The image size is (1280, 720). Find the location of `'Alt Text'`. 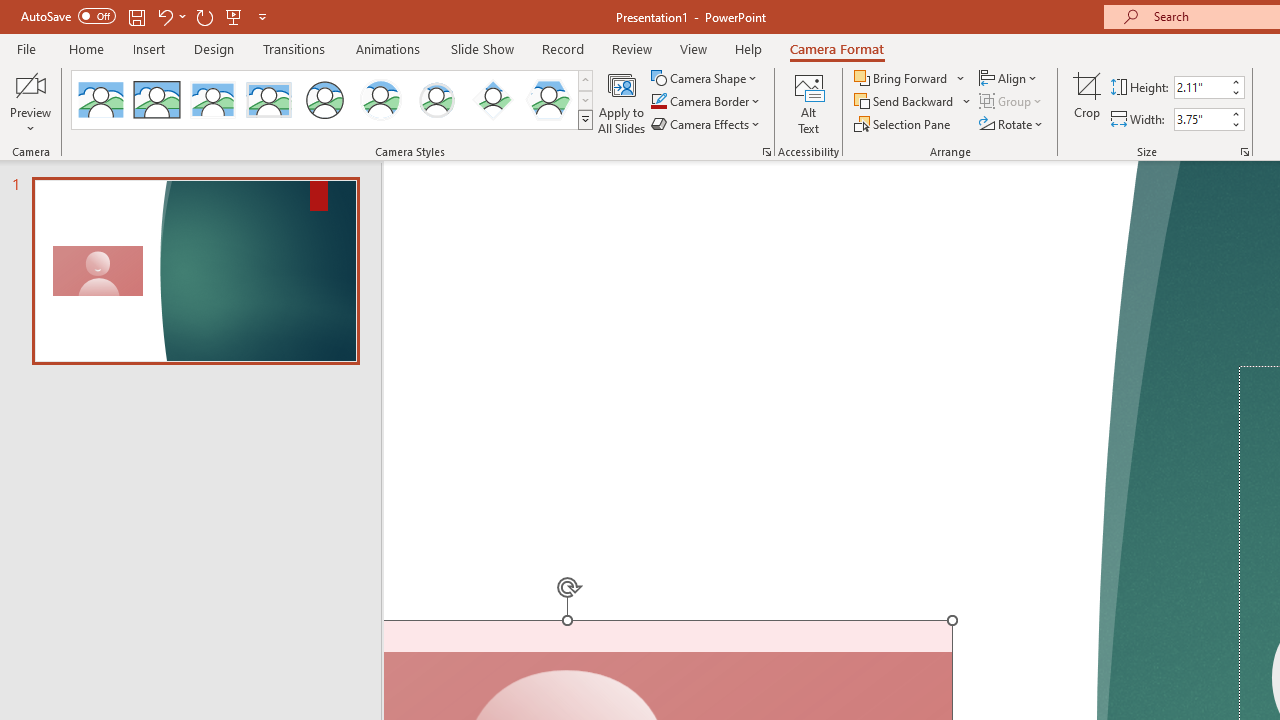

'Alt Text' is located at coordinates (808, 103).